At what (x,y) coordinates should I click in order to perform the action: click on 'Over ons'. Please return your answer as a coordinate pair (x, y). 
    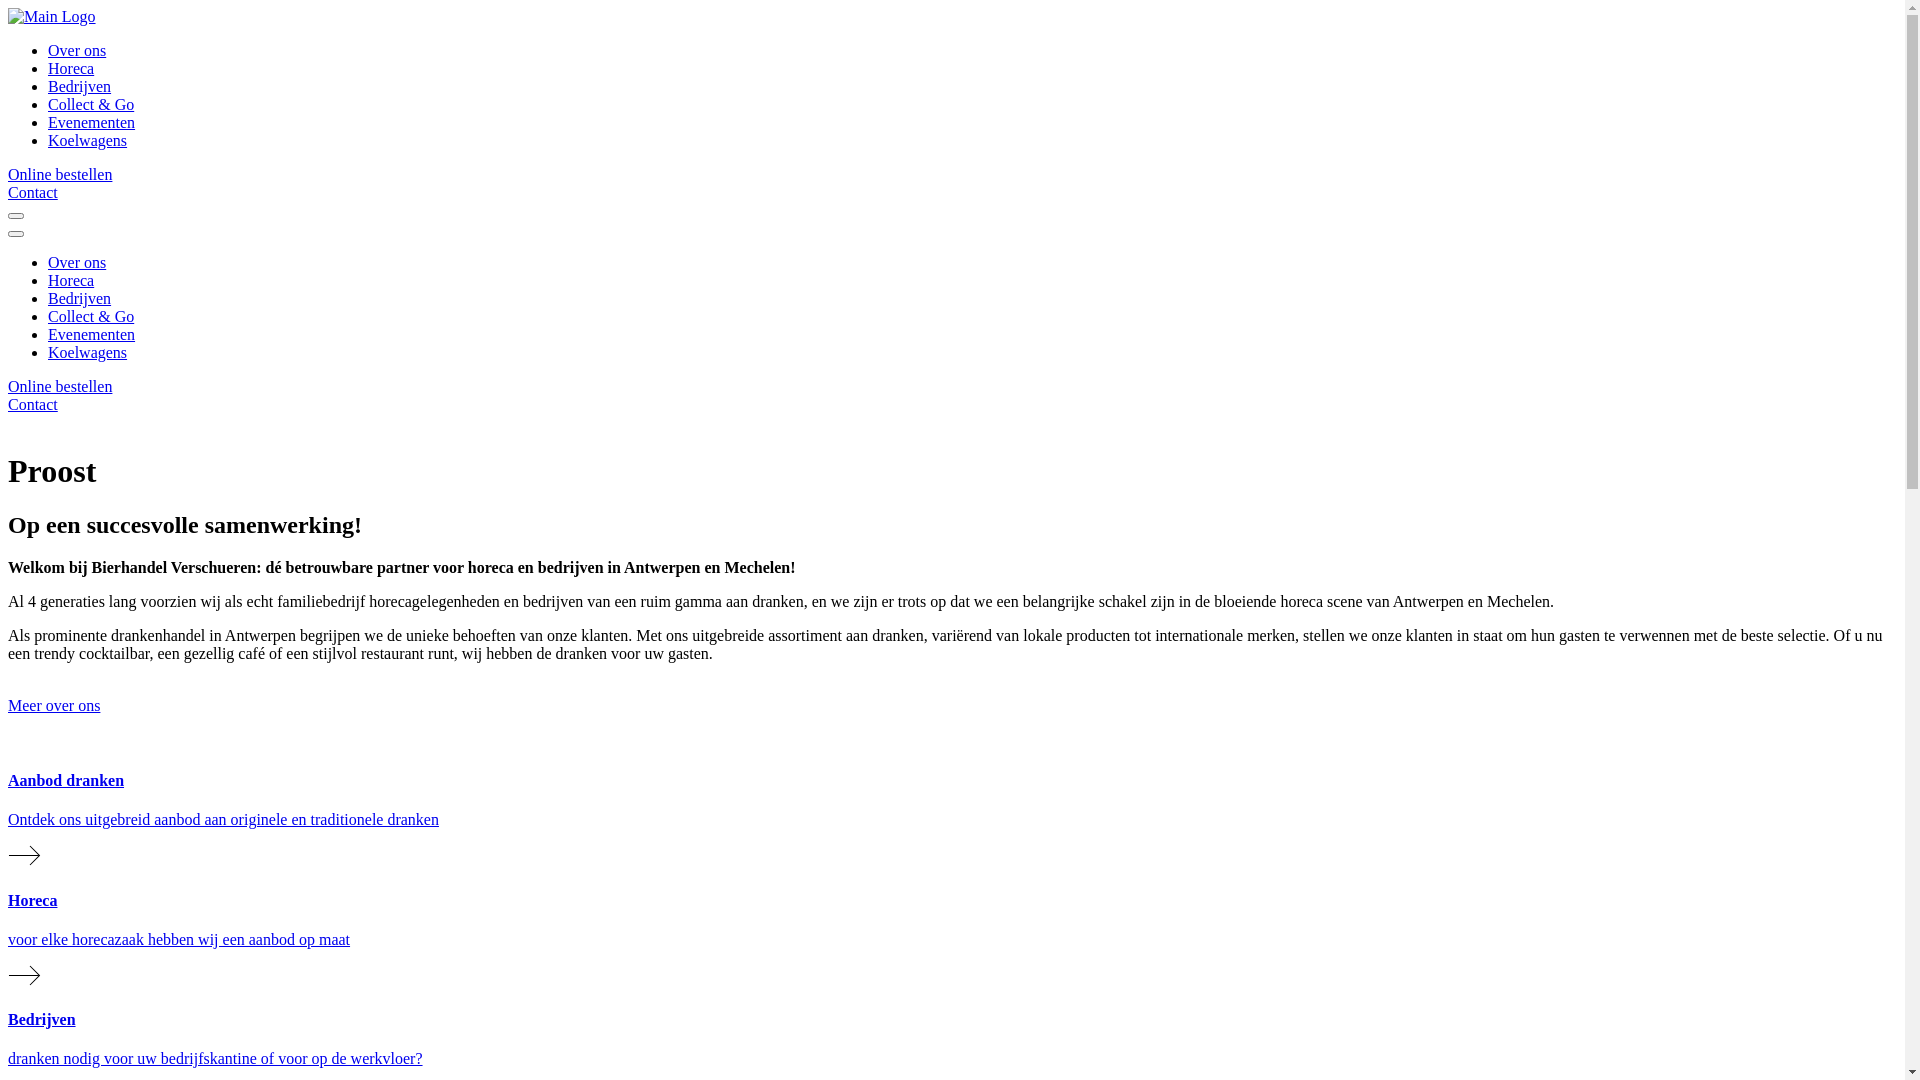
    Looking at the image, I should click on (76, 261).